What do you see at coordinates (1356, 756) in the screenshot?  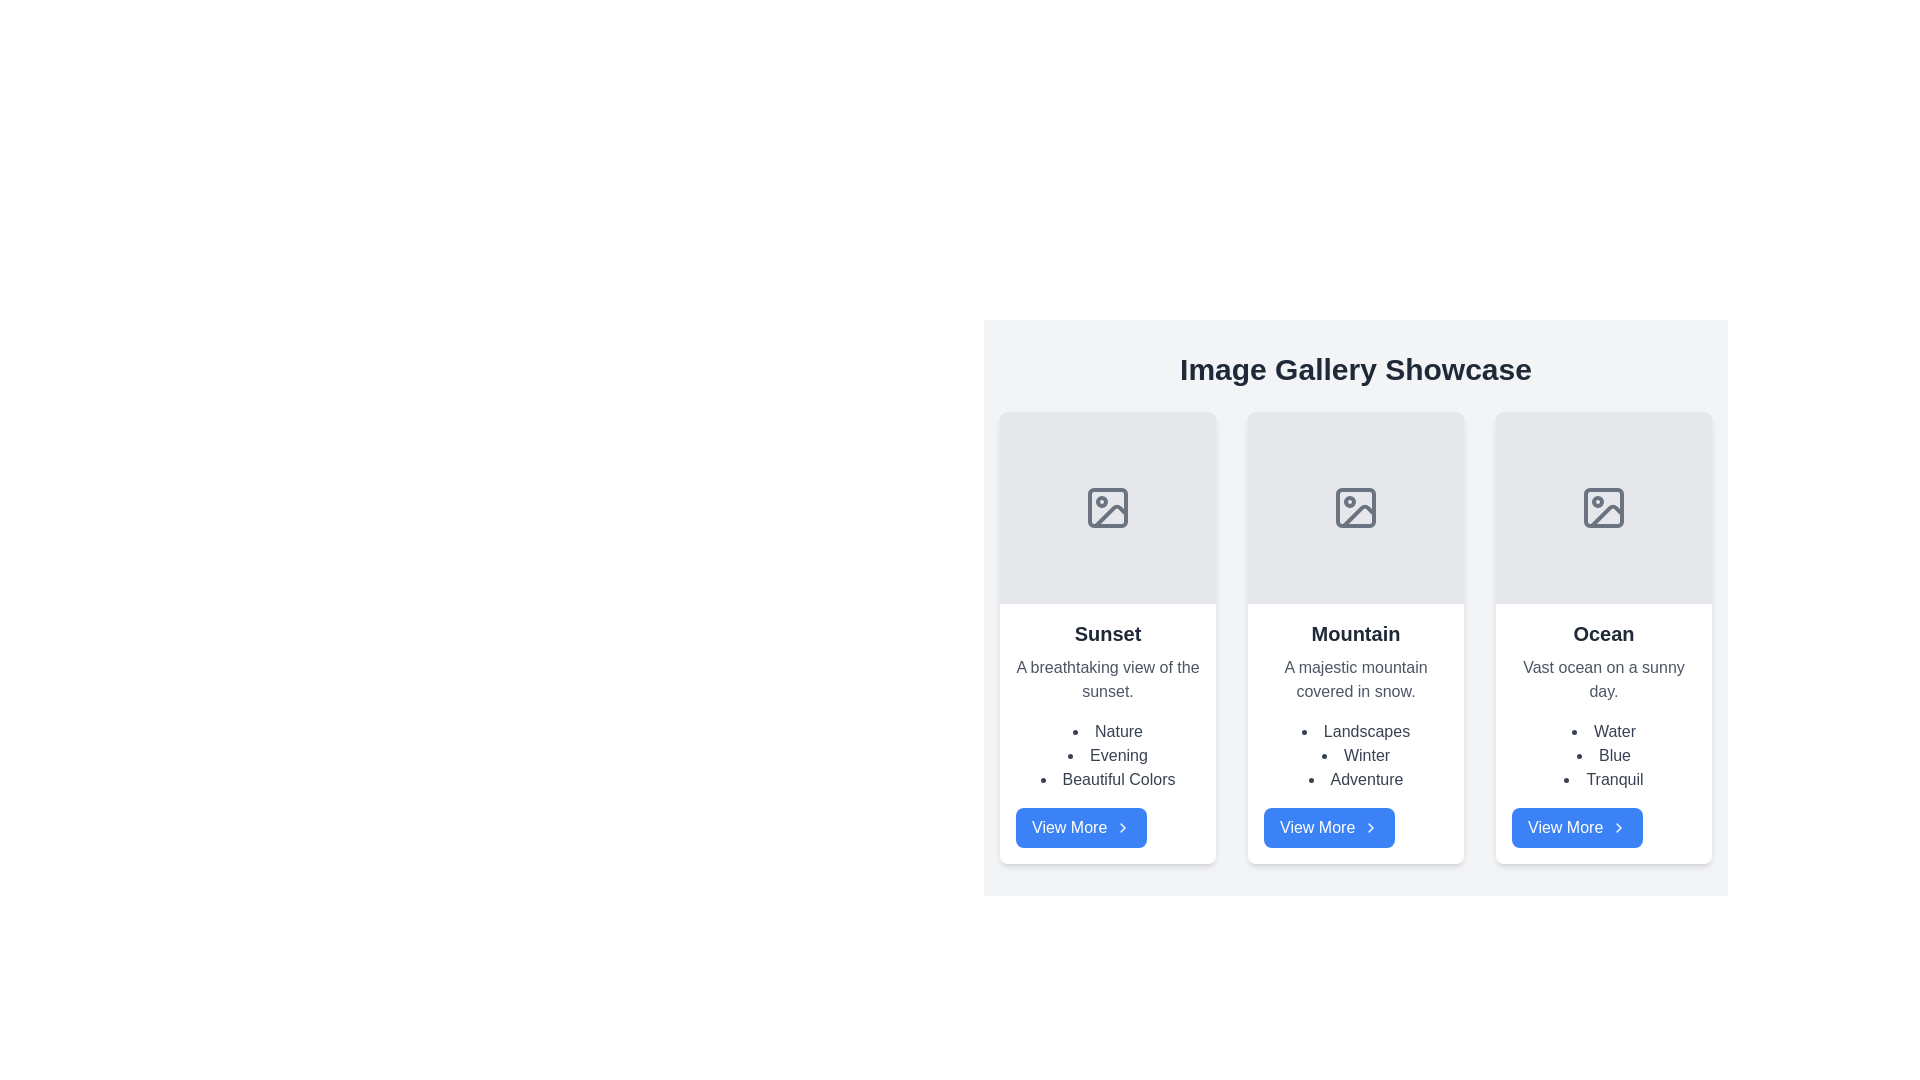 I see `the bulleted list containing the item 'Winter', which is the second item in the list within the second card labeled 'Mountain'` at bounding box center [1356, 756].